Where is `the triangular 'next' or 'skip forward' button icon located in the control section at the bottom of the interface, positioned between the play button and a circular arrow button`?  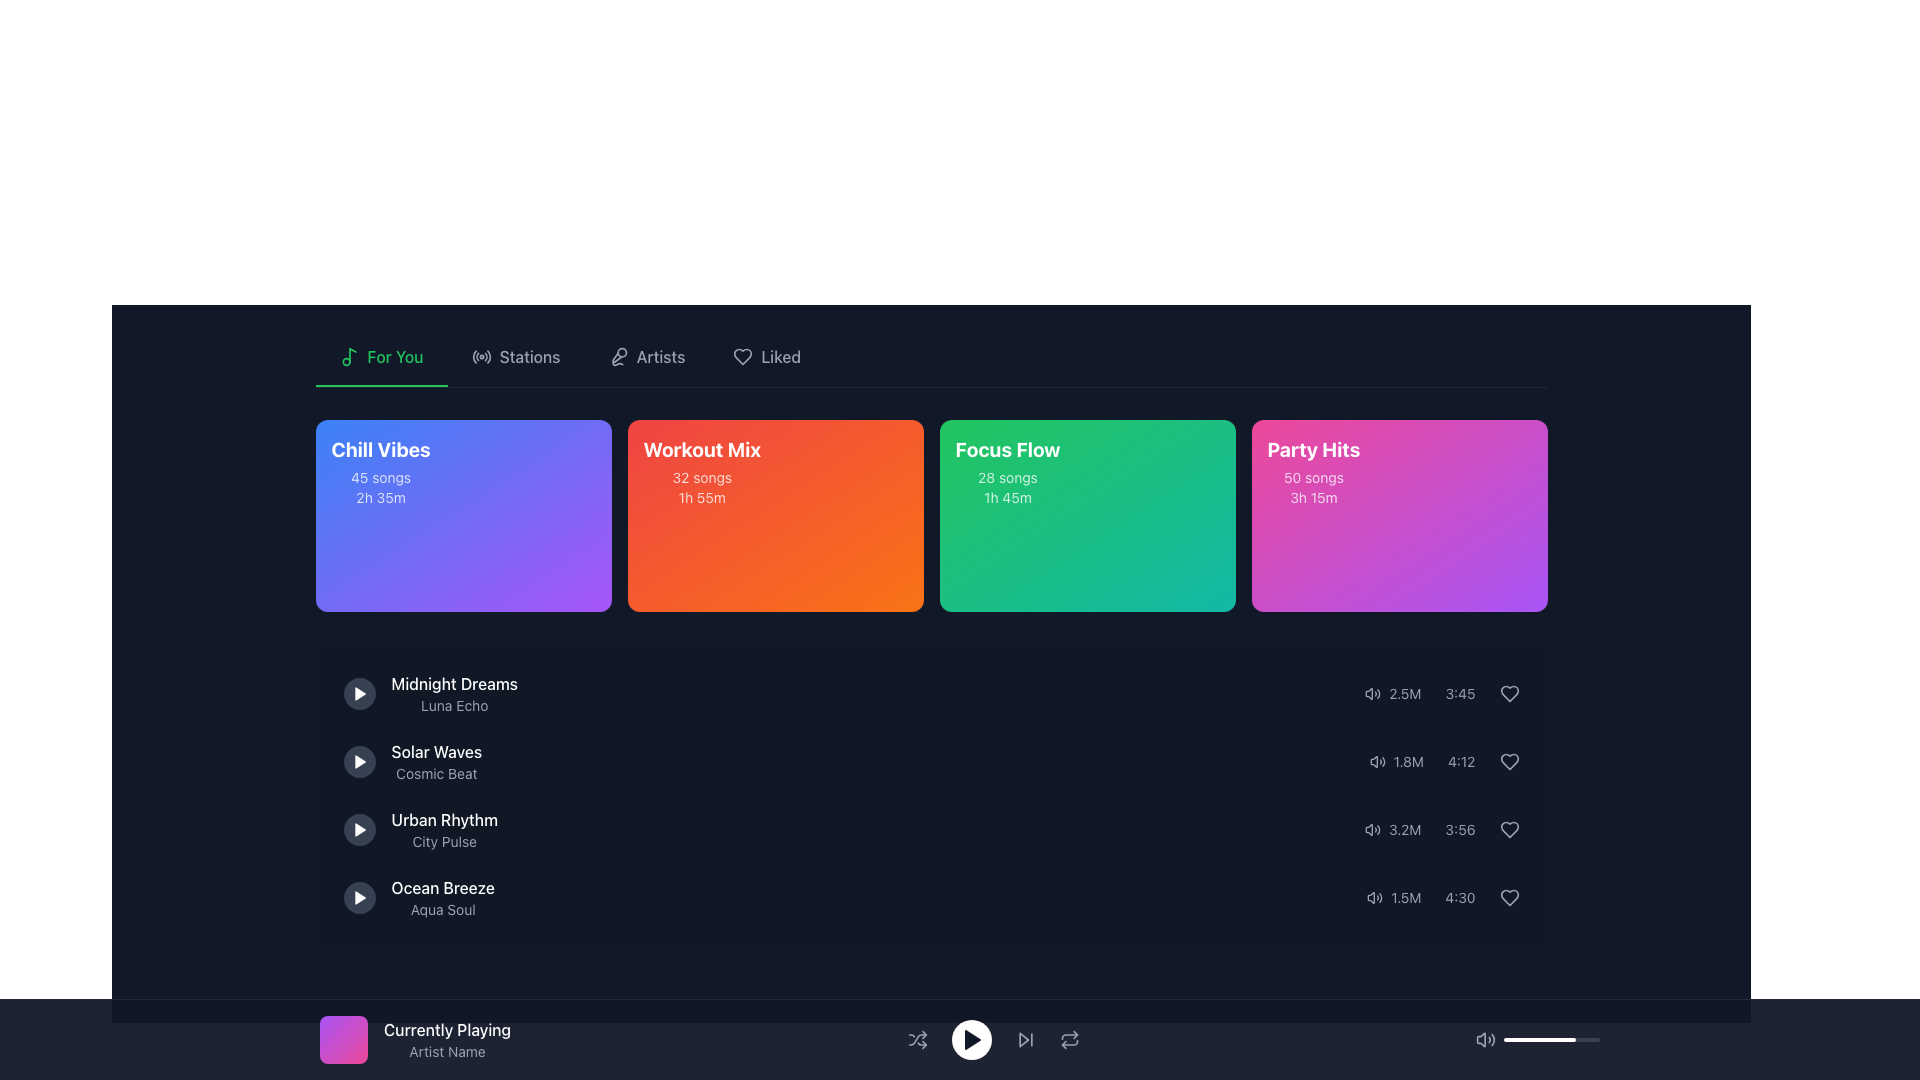
the triangular 'next' or 'skip forward' button icon located in the control section at the bottom of the interface, positioned between the play button and a circular arrow button is located at coordinates (1023, 1039).